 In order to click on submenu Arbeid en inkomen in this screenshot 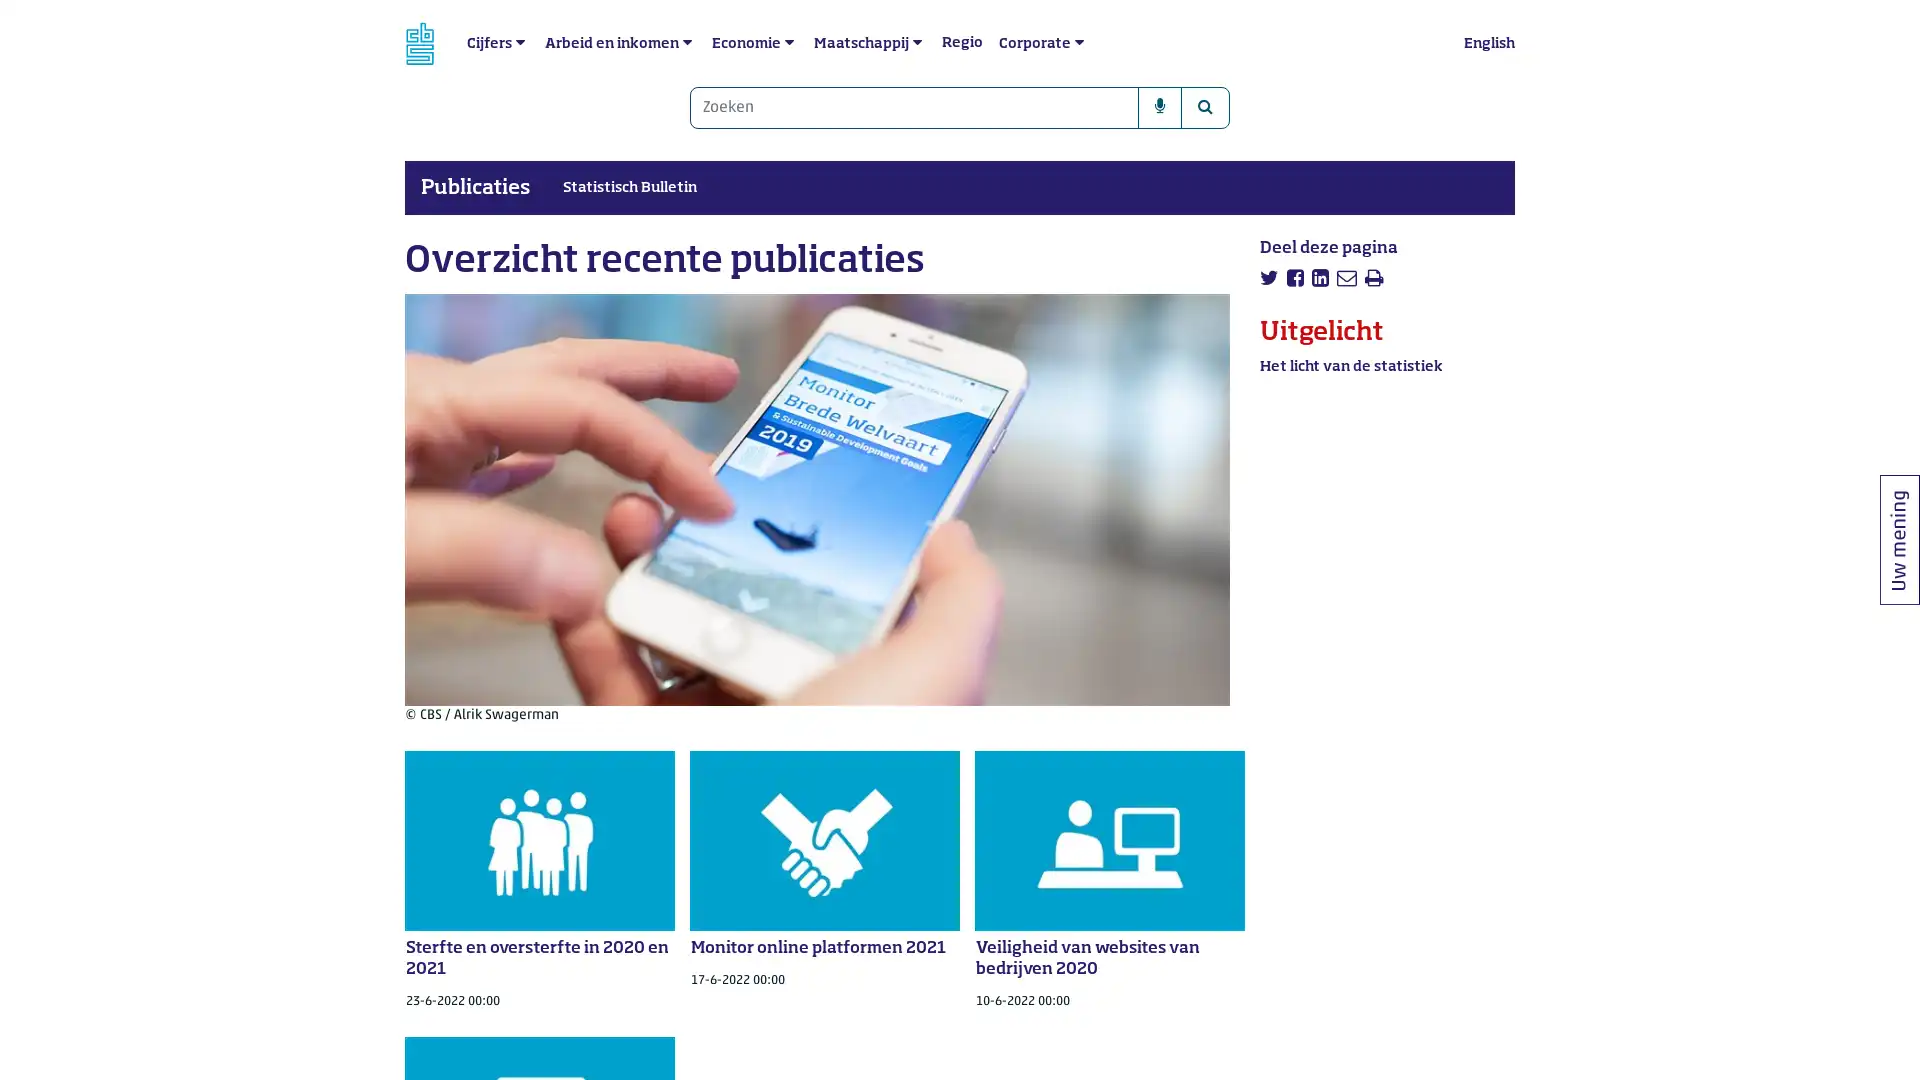, I will do `click(687, 42)`.